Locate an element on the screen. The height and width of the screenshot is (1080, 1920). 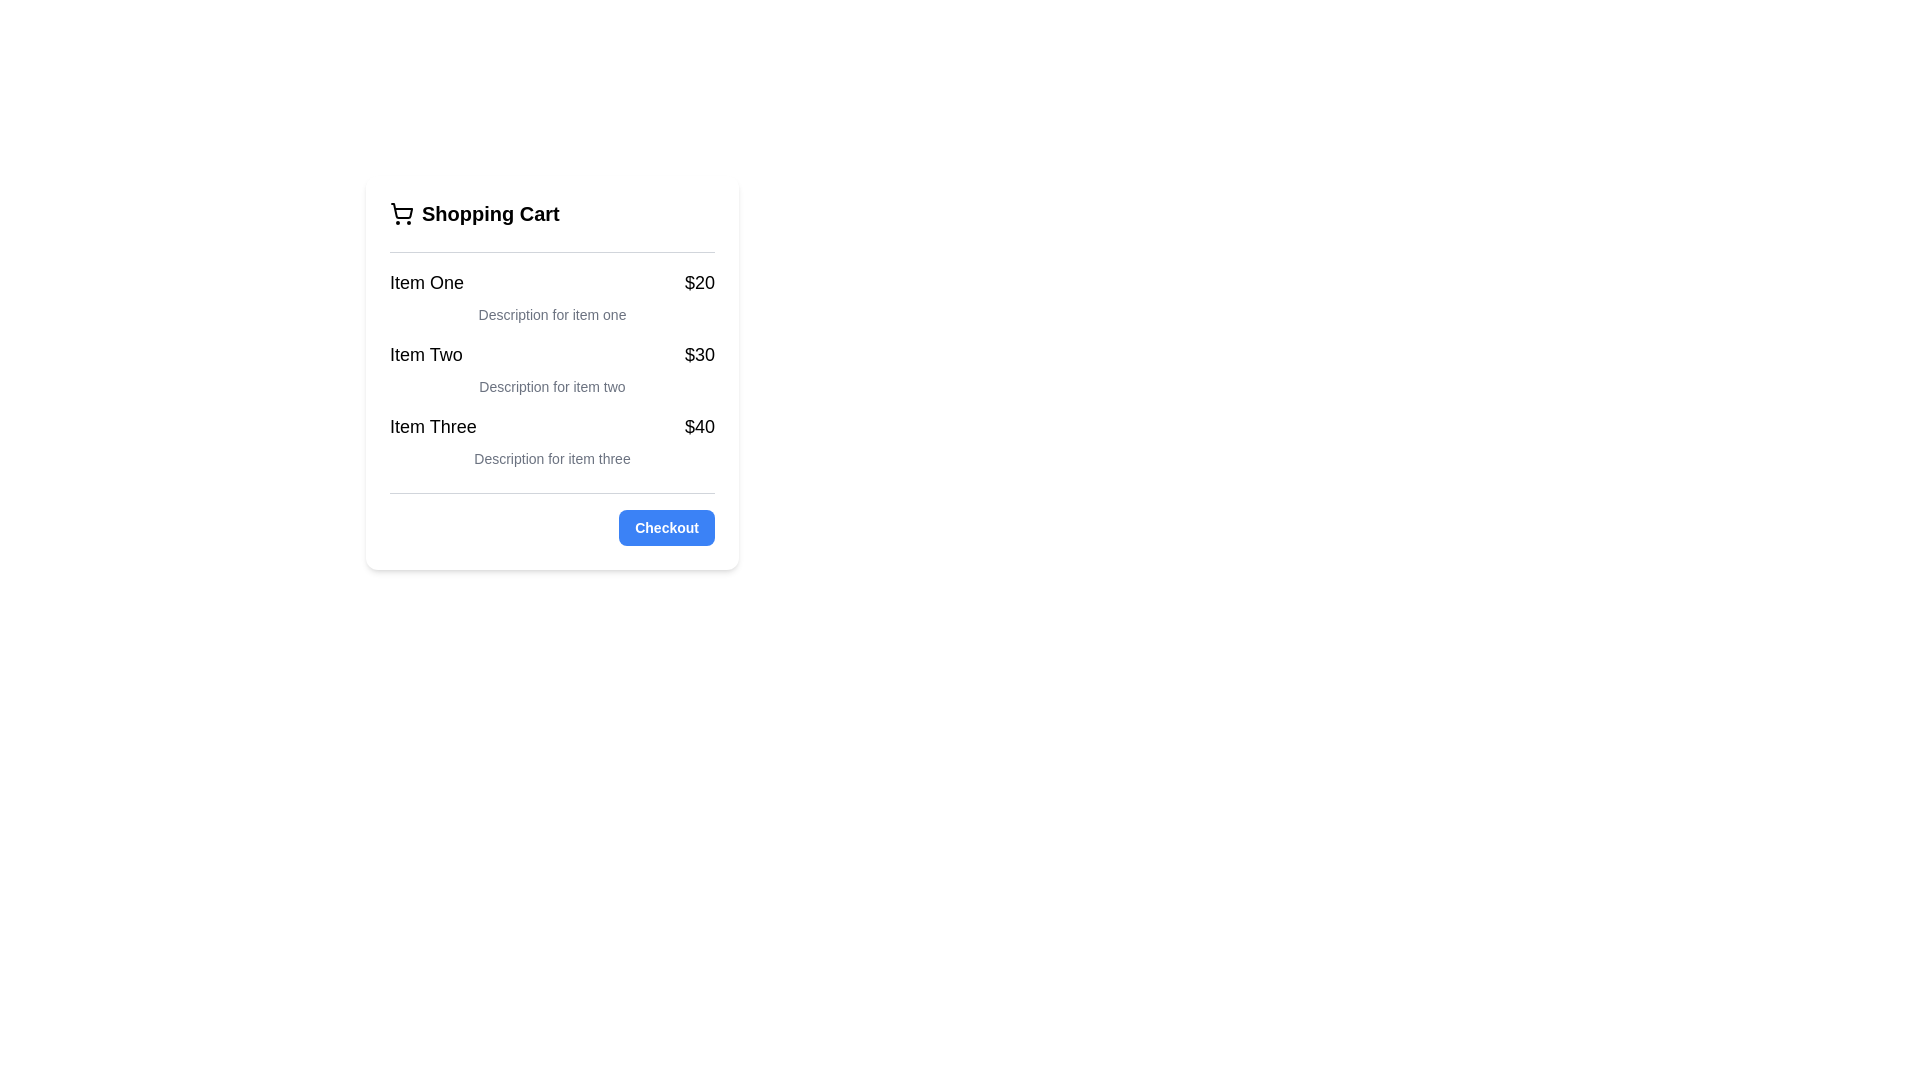
the text 'Description for item three', which is styled in a gray, small font and positioned below 'Item Three $40' in the shopping cart interface is located at coordinates (552, 459).